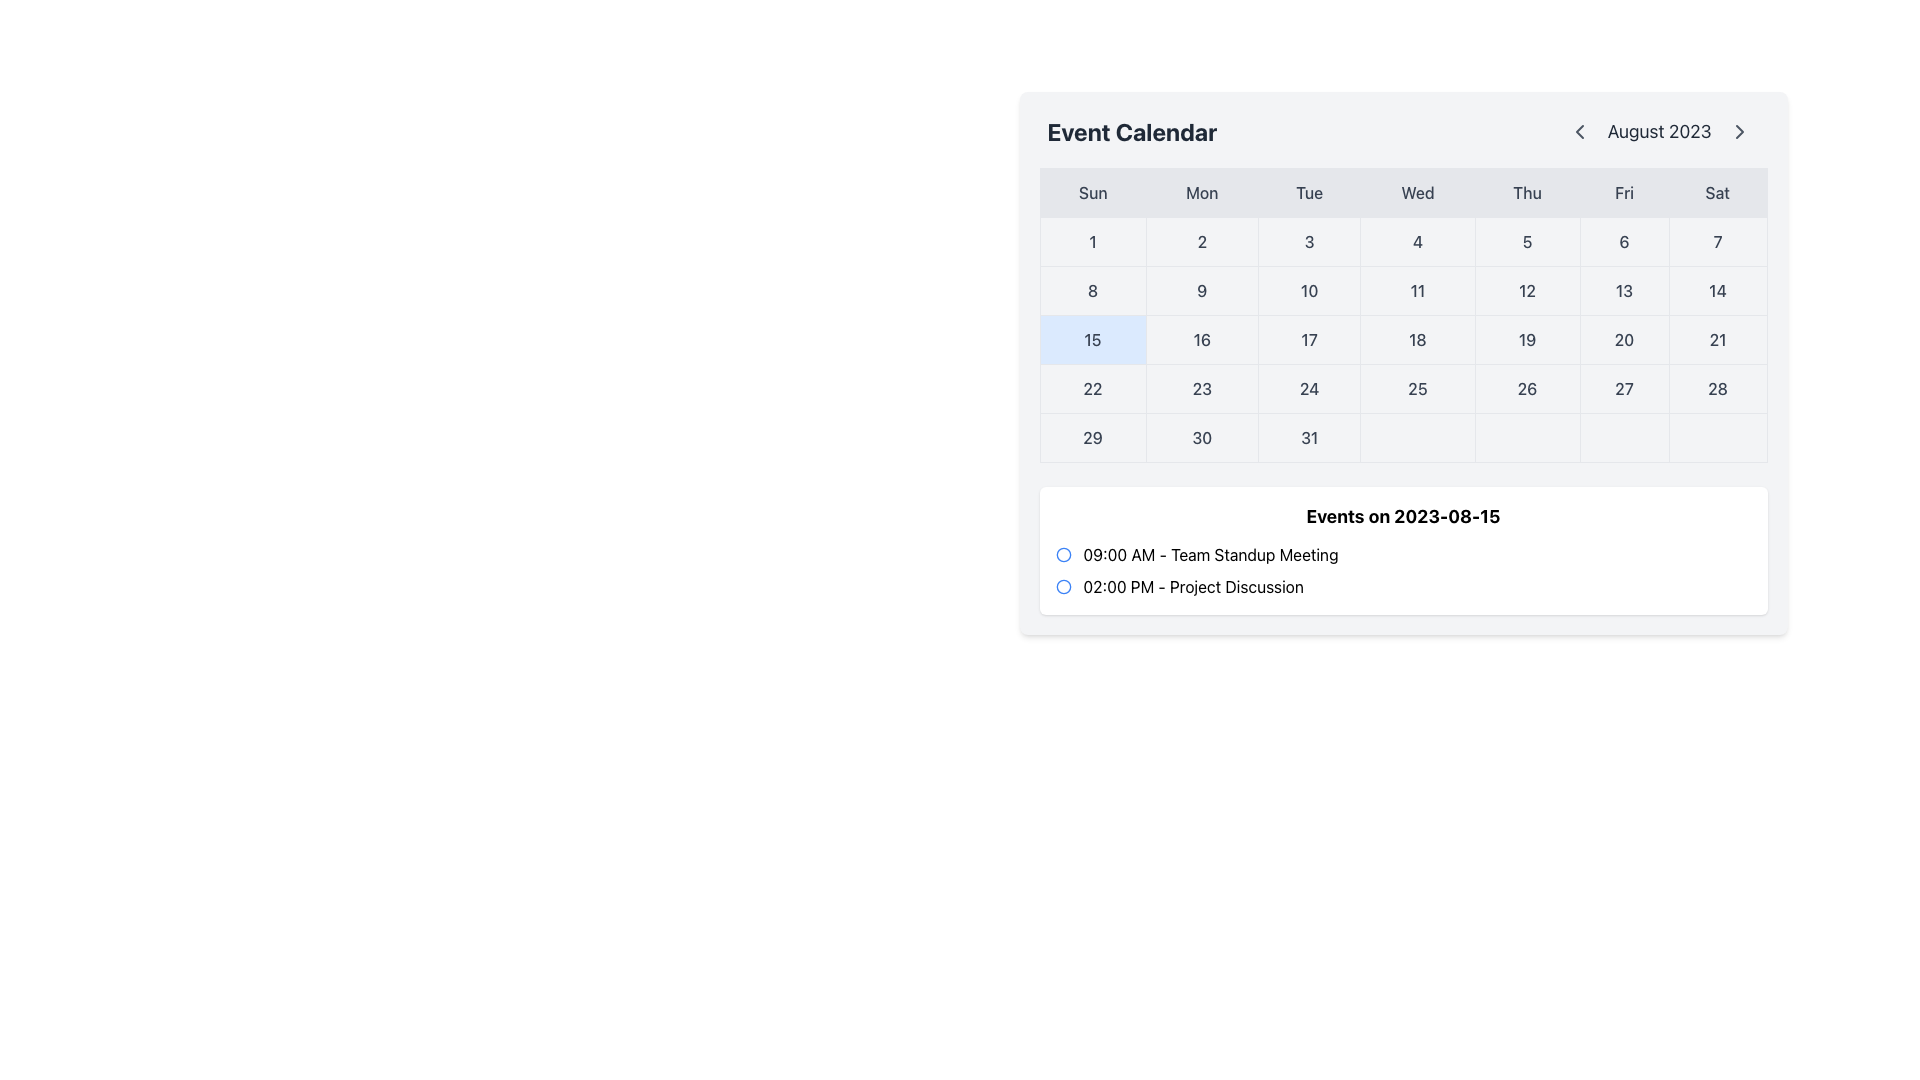 The height and width of the screenshot is (1080, 1920). Describe the element at coordinates (1092, 241) in the screenshot. I see `the first Calendar Day Cell located under the 'Sun' header` at that location.